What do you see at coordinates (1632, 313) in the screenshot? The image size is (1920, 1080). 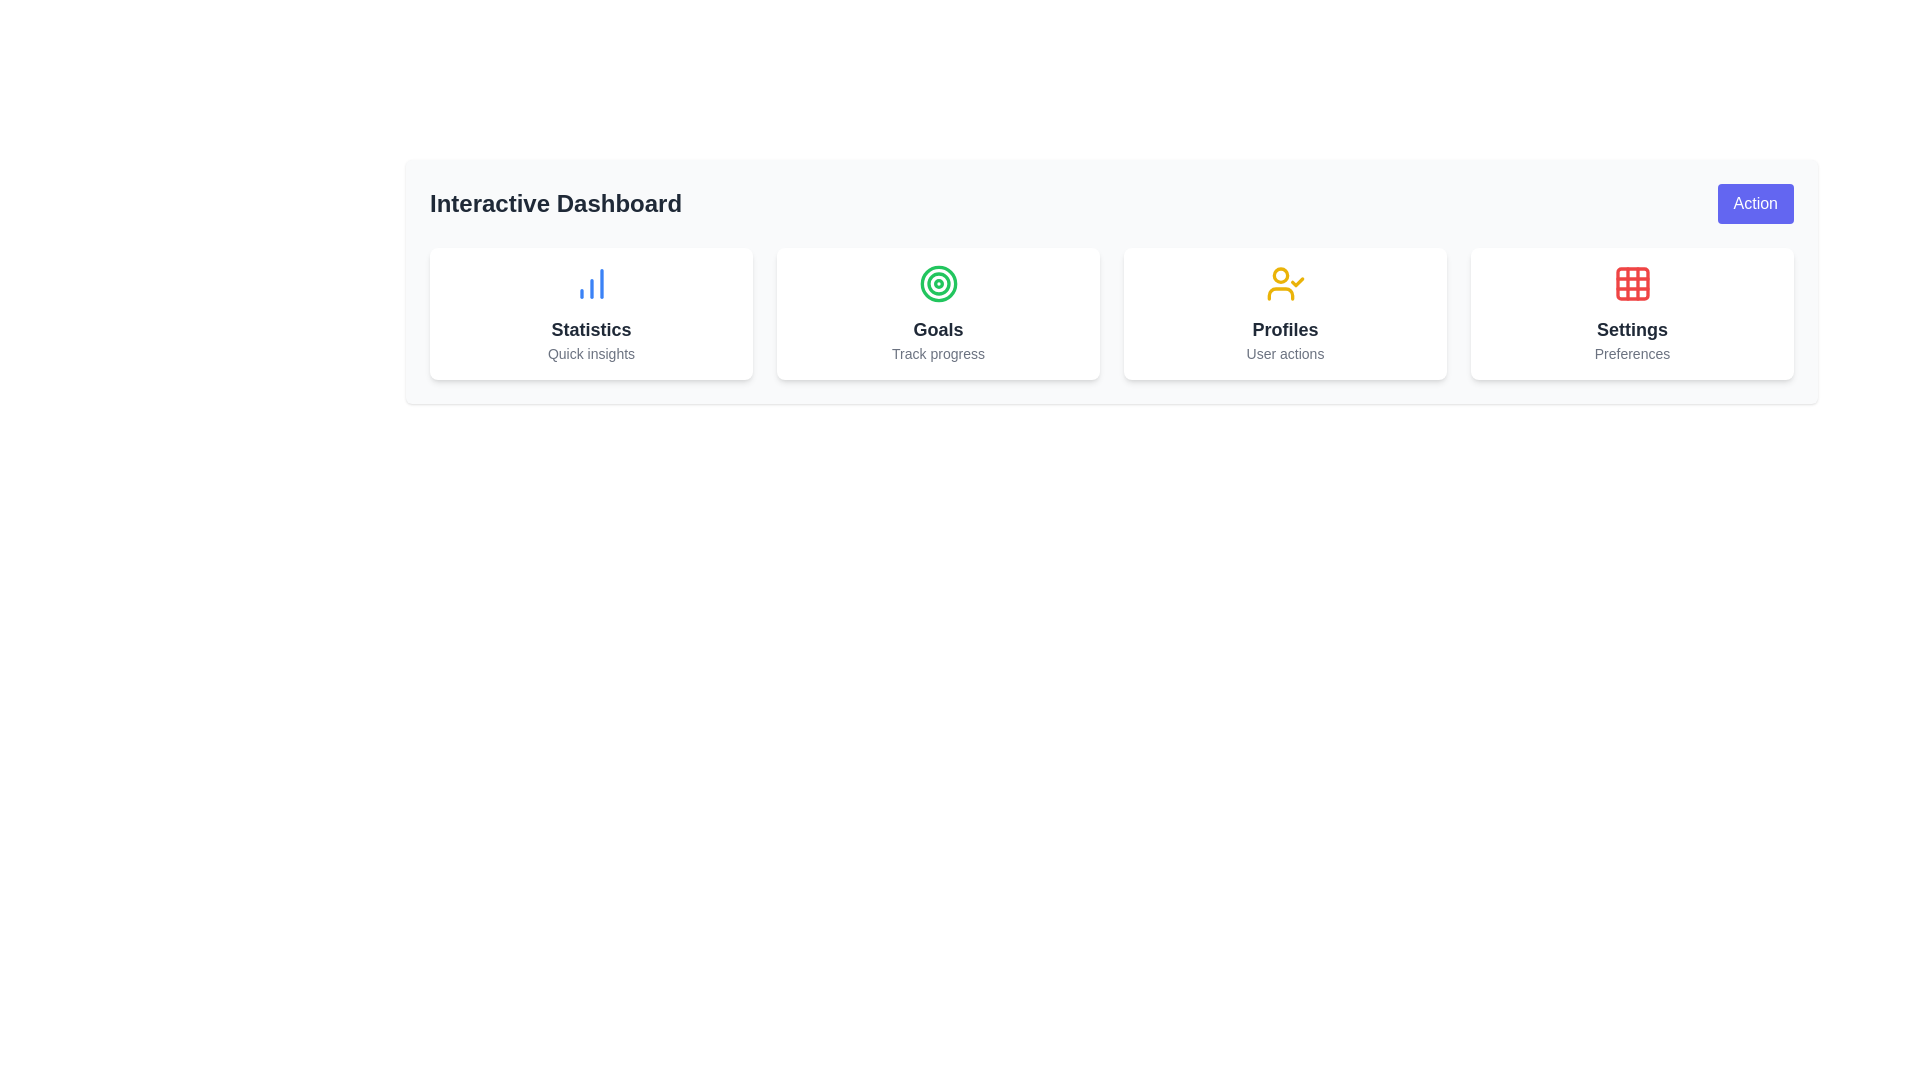 I see `the interactive card labeled 'Settings' with a grid icon, located on the far right of the row in a horizontally aligned grid` at bounding box center [1632, 313].